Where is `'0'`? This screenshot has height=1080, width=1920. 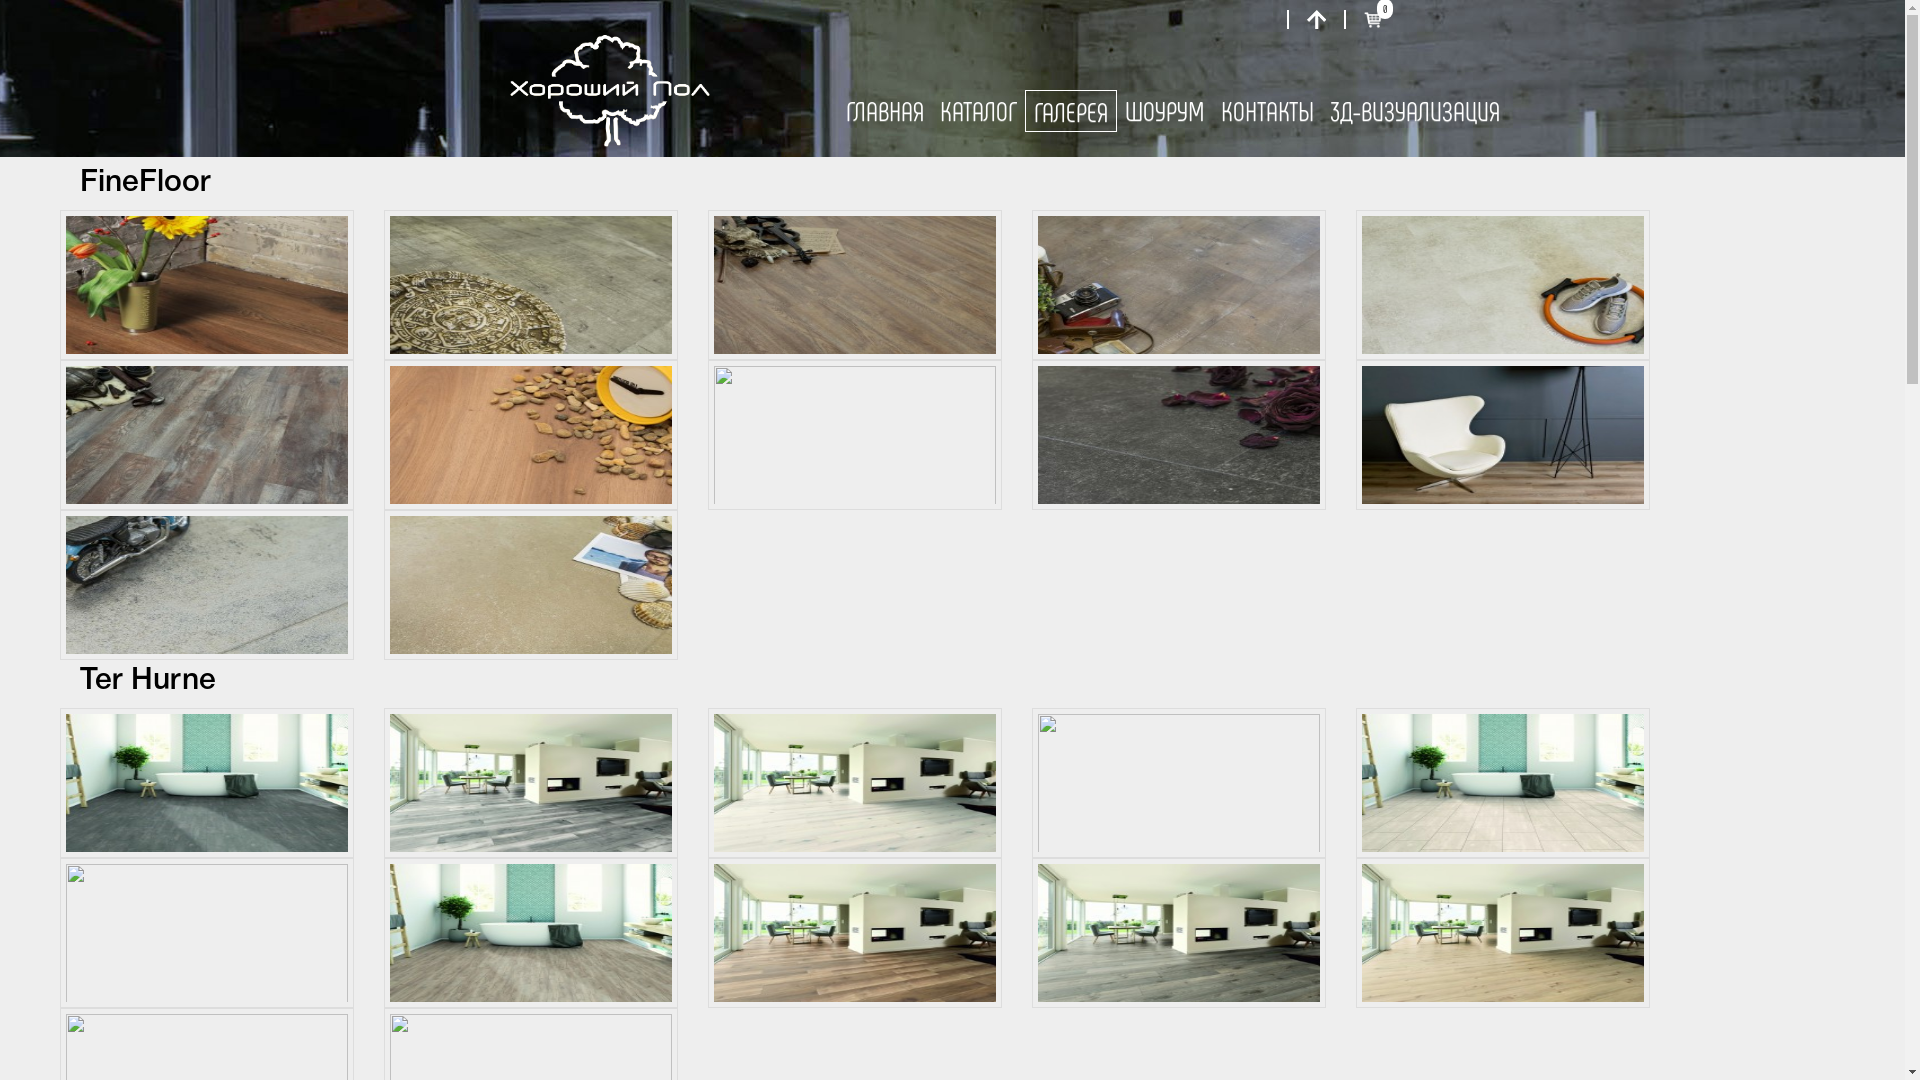
'0' is located at coordinates (1361, 18).